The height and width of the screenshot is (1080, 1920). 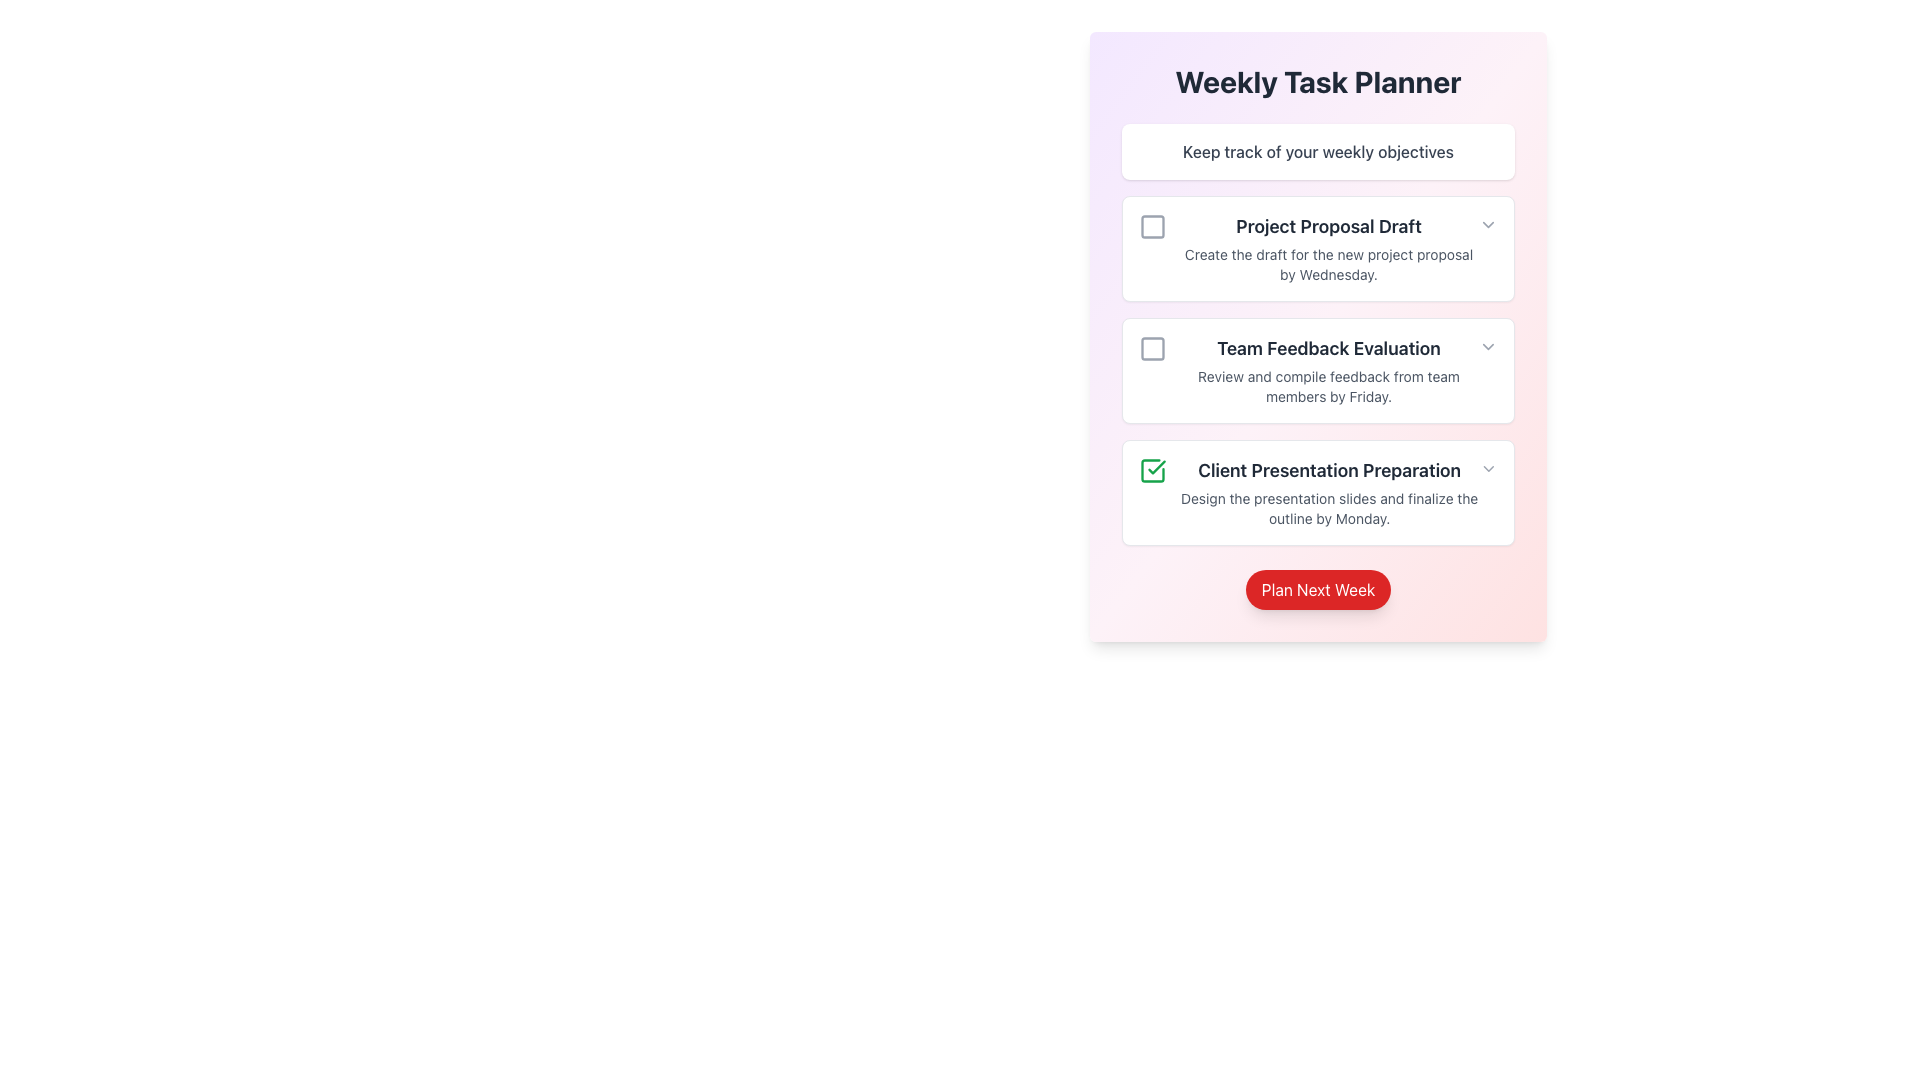 I want to click on text content displayed in the task title and description within the second card of the task list, so click(x=1309, y=248).